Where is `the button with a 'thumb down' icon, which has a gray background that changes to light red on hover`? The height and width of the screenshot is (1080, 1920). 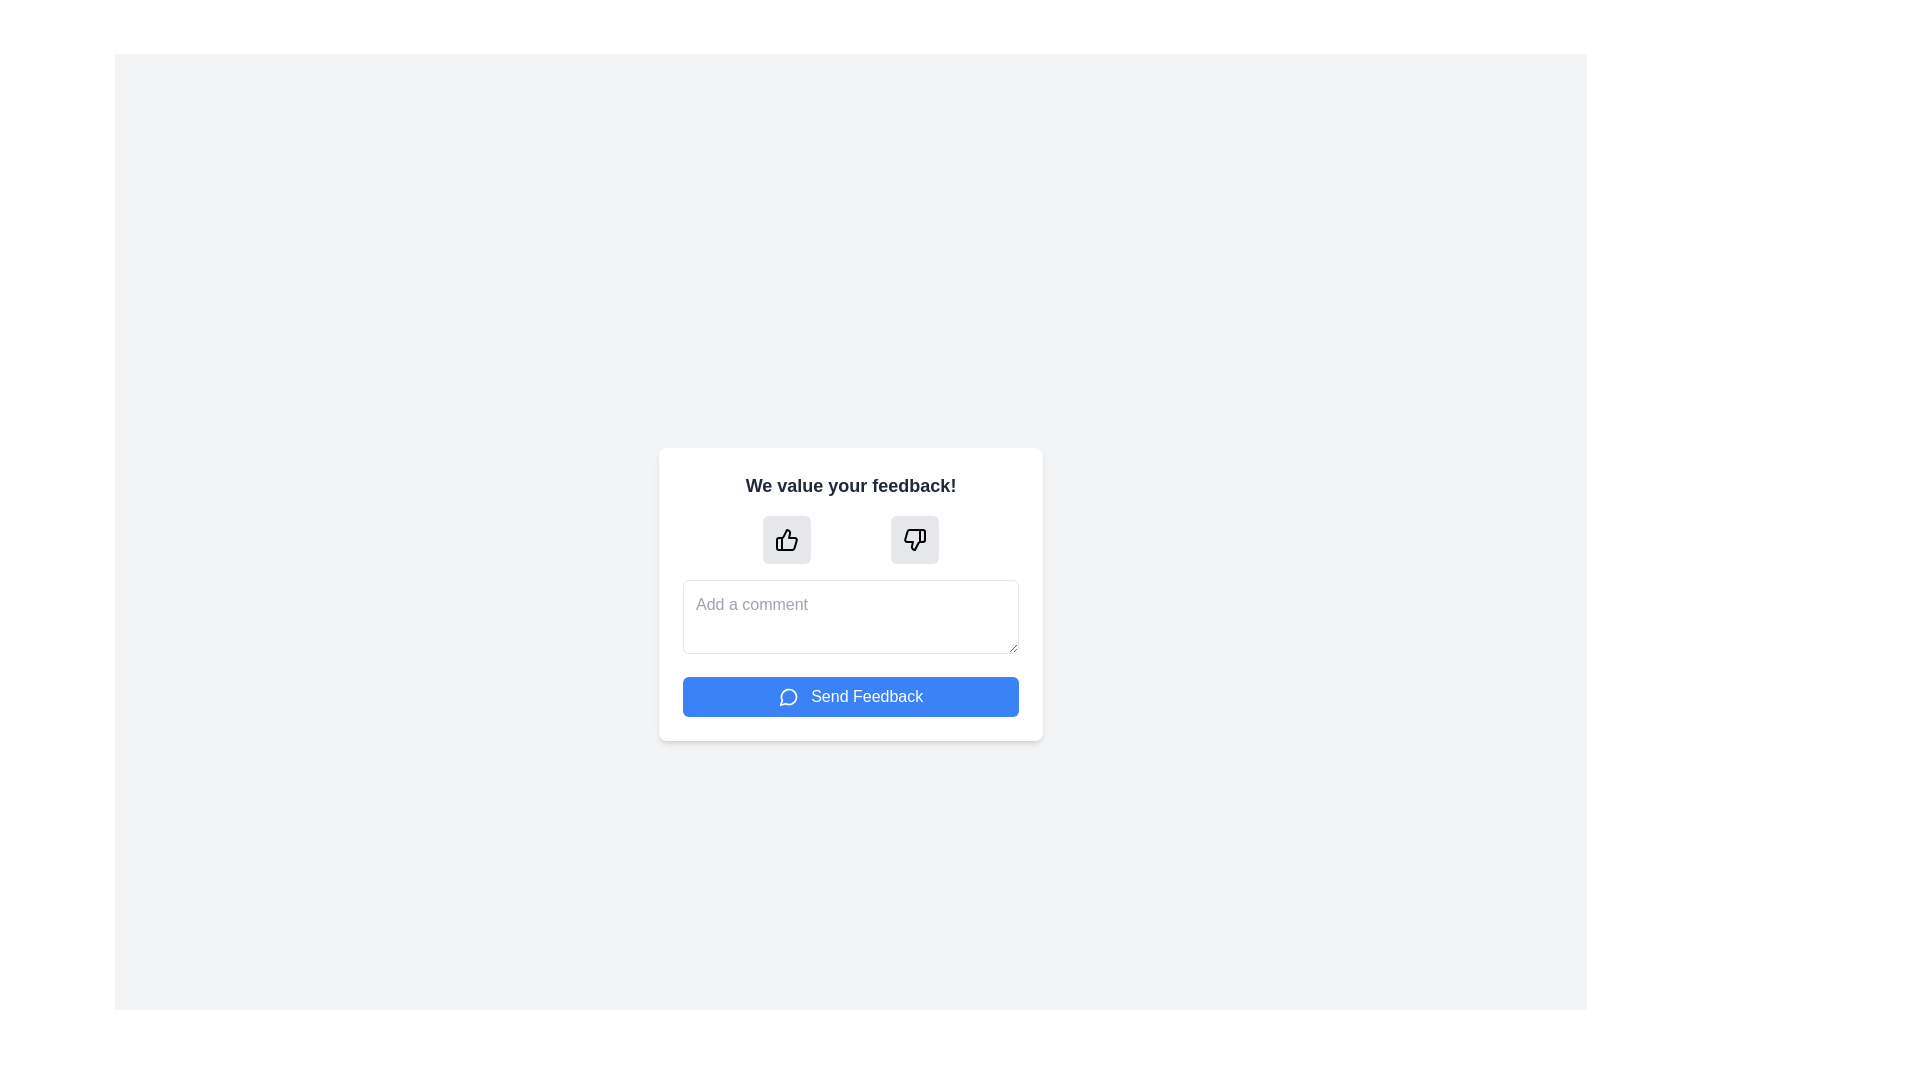
the button with a 'thumb down' icon, which has a gray background that changes to light red on hover is located at coordinates (914, 538).